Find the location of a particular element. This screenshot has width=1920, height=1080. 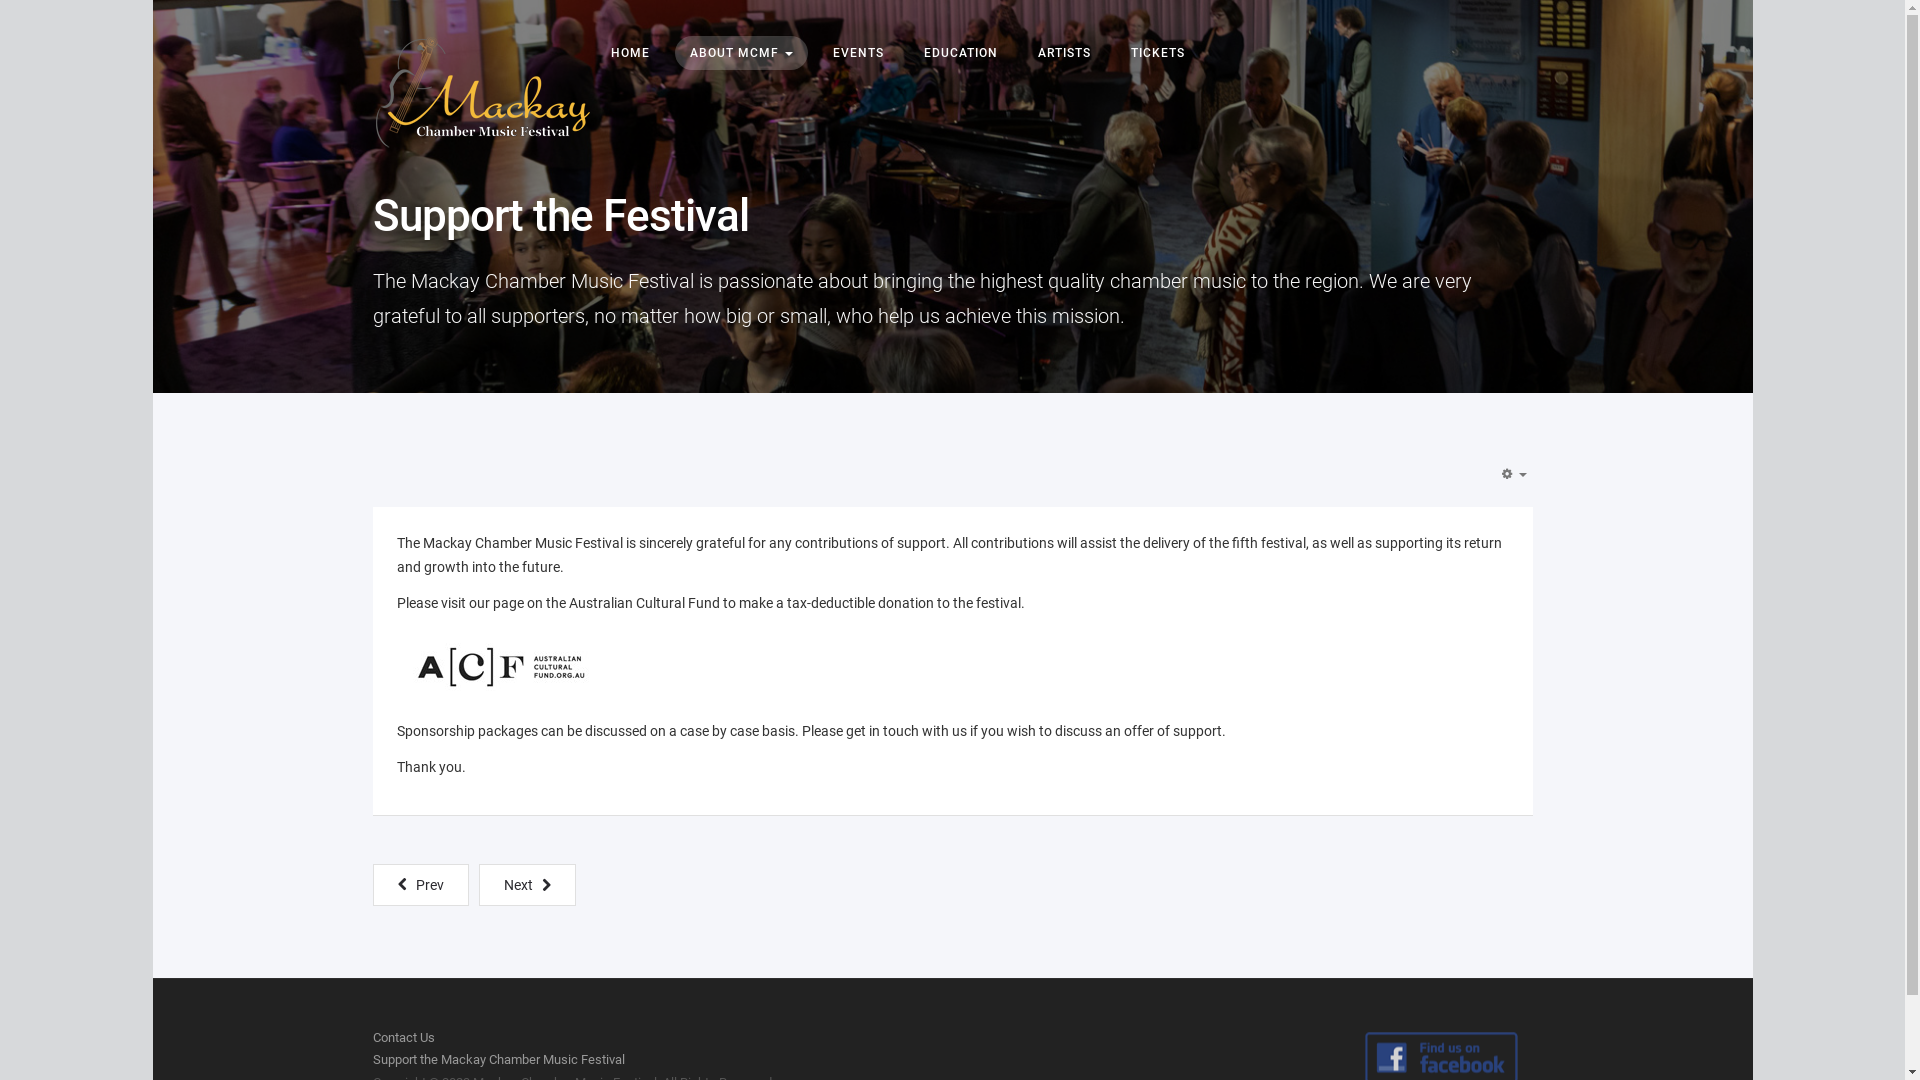

'ABOUT MCMF' is located at coordinates (673, 52).